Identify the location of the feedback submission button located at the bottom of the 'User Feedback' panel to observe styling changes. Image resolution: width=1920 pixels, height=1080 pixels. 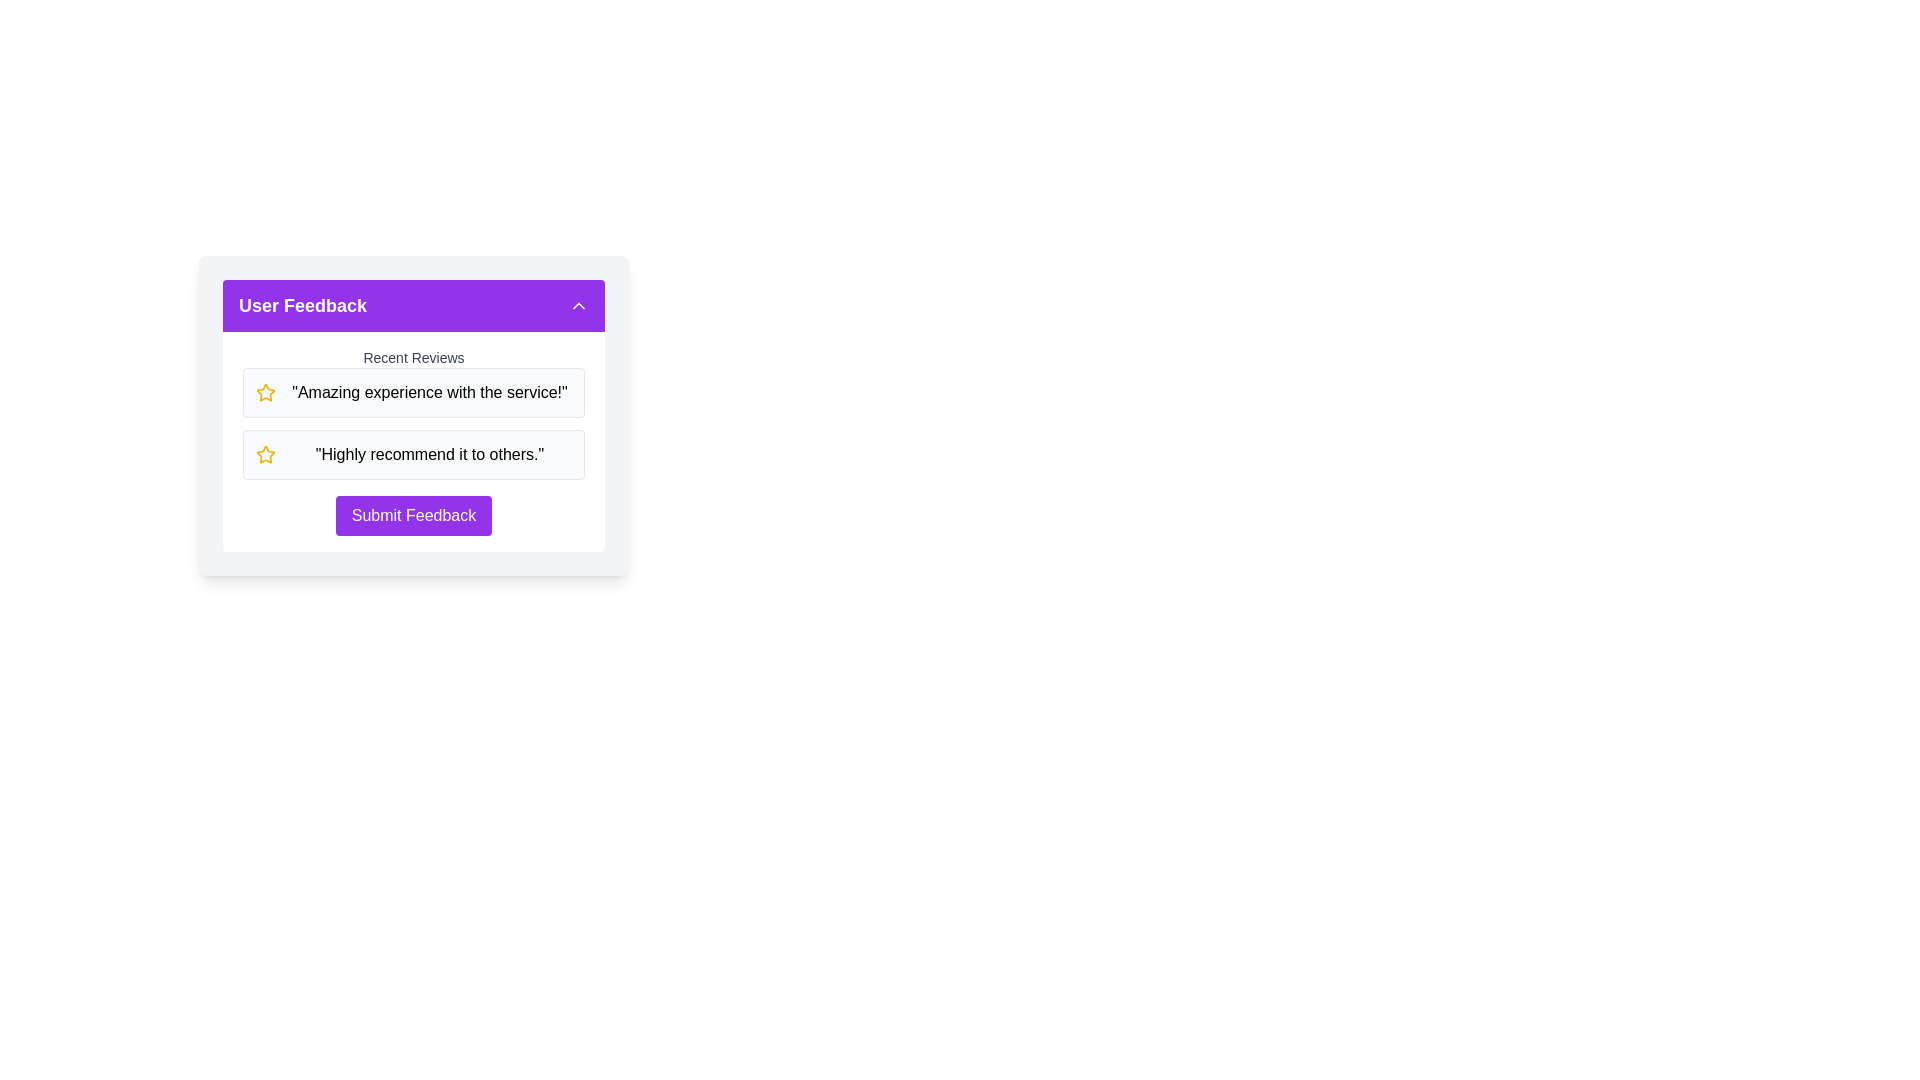
(412, 515).